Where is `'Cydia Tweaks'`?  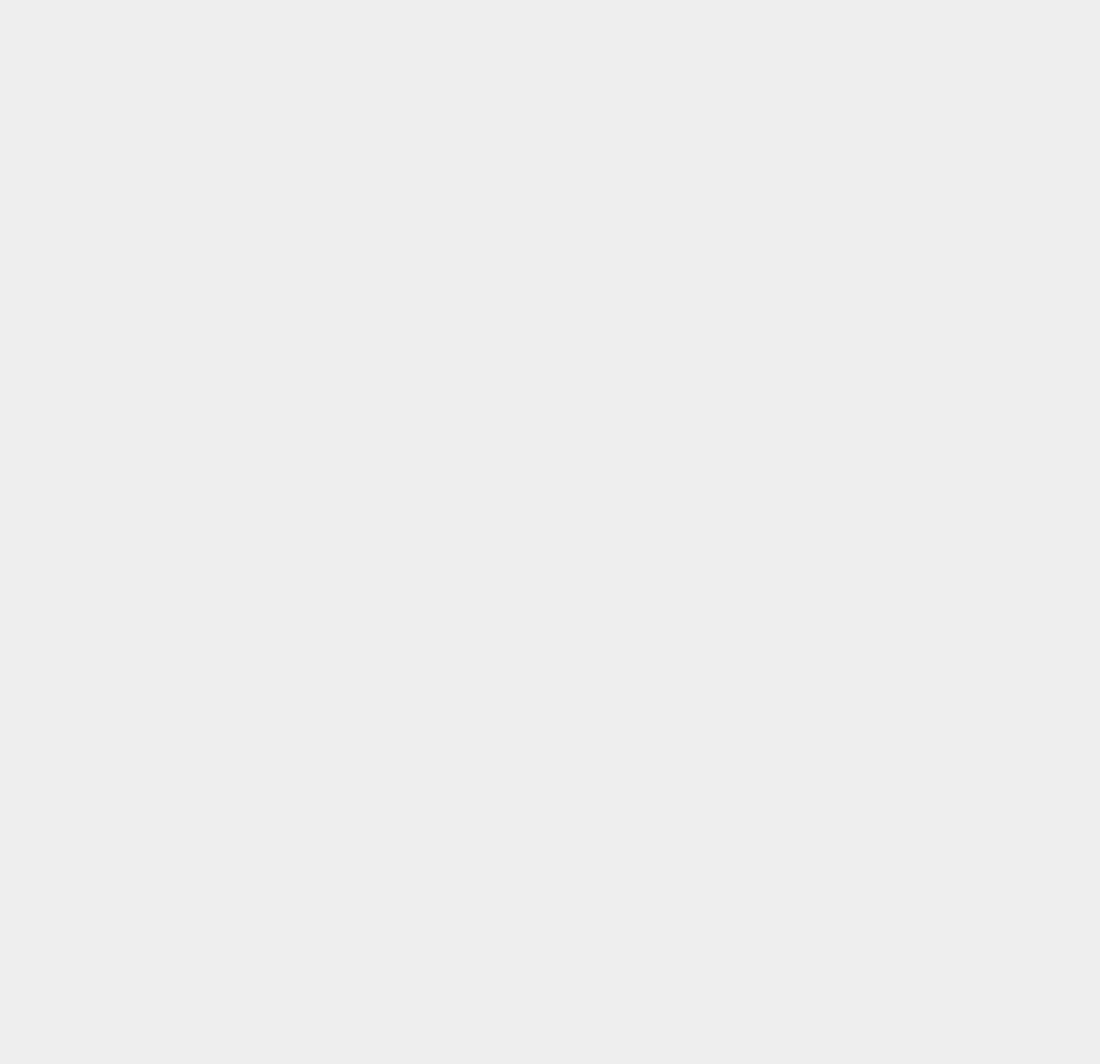
'Cydia Tweaks' is located at coordinates (821, 781).